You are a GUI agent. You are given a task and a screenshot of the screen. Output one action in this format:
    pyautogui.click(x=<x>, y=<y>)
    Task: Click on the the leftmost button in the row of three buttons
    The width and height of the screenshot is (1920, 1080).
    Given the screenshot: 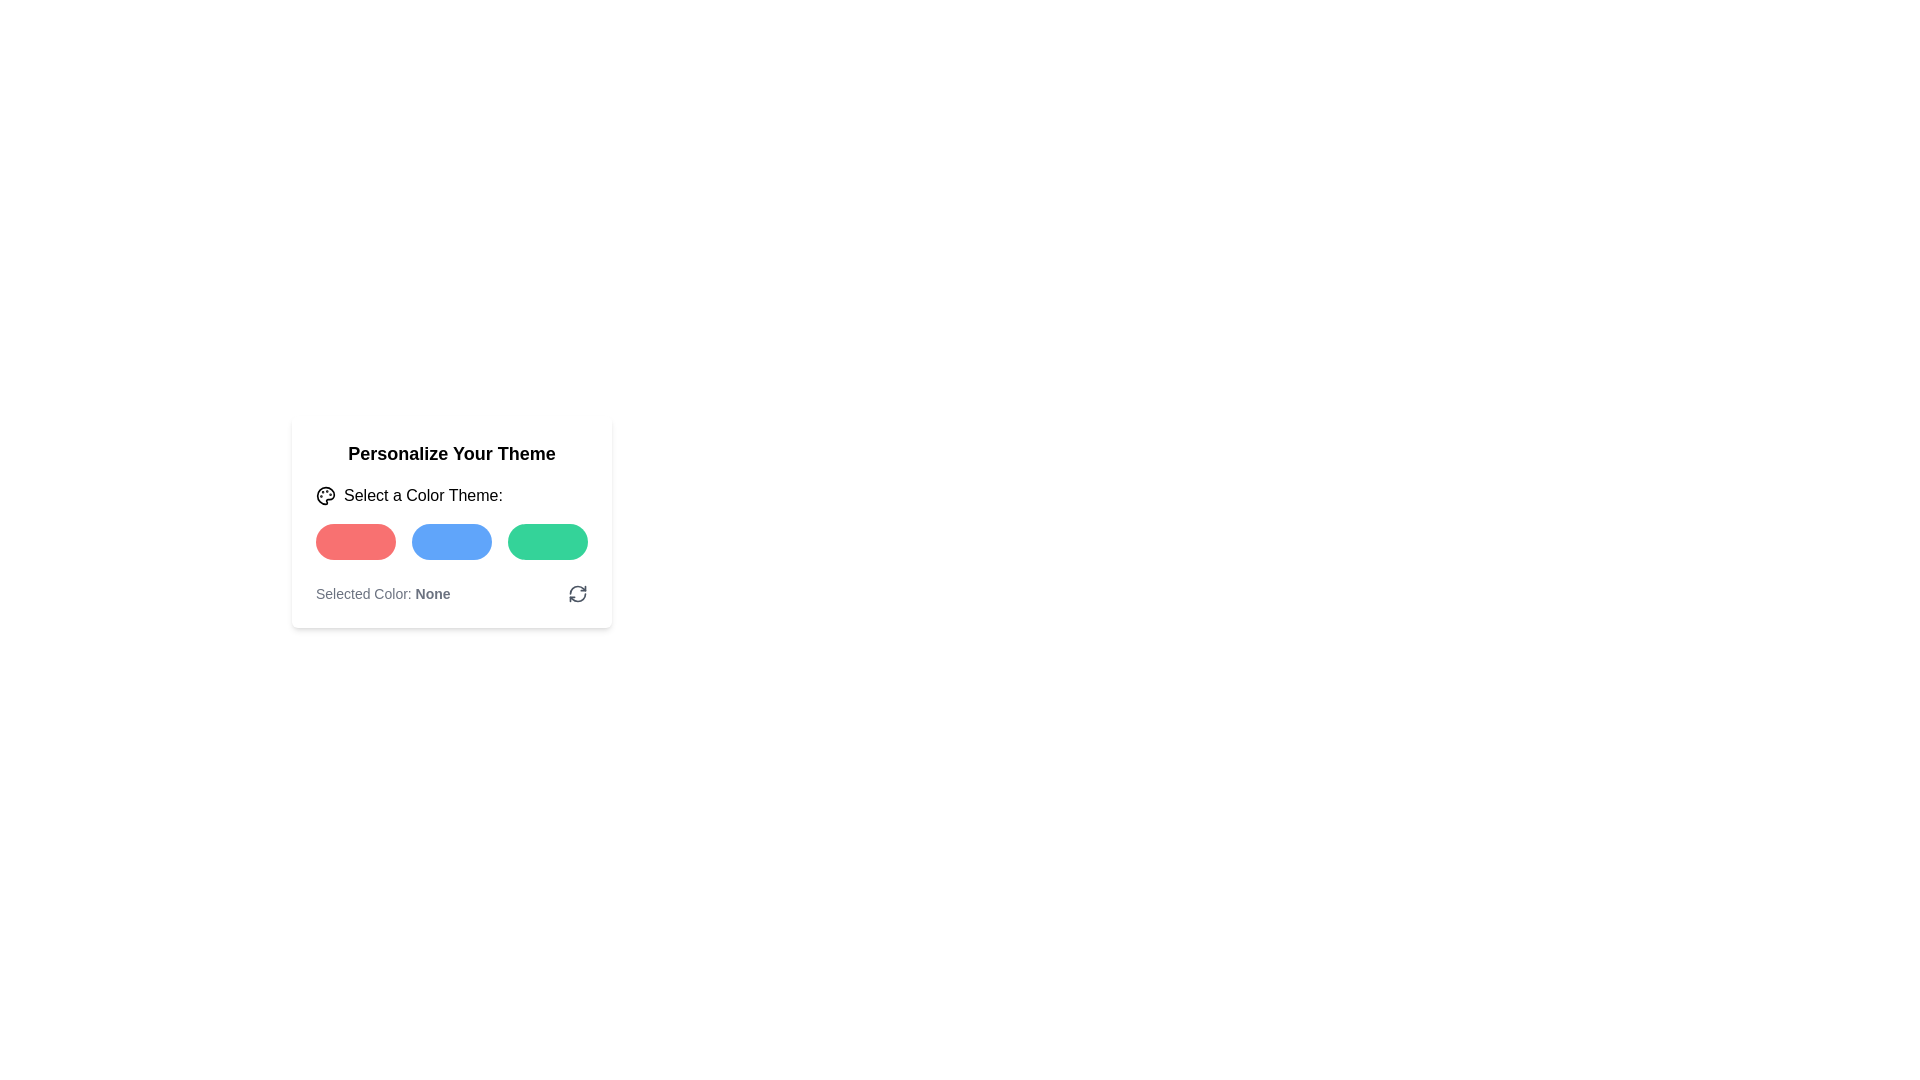 What is the action you would take?
    pyautogui.click(x=355, y=542)
    